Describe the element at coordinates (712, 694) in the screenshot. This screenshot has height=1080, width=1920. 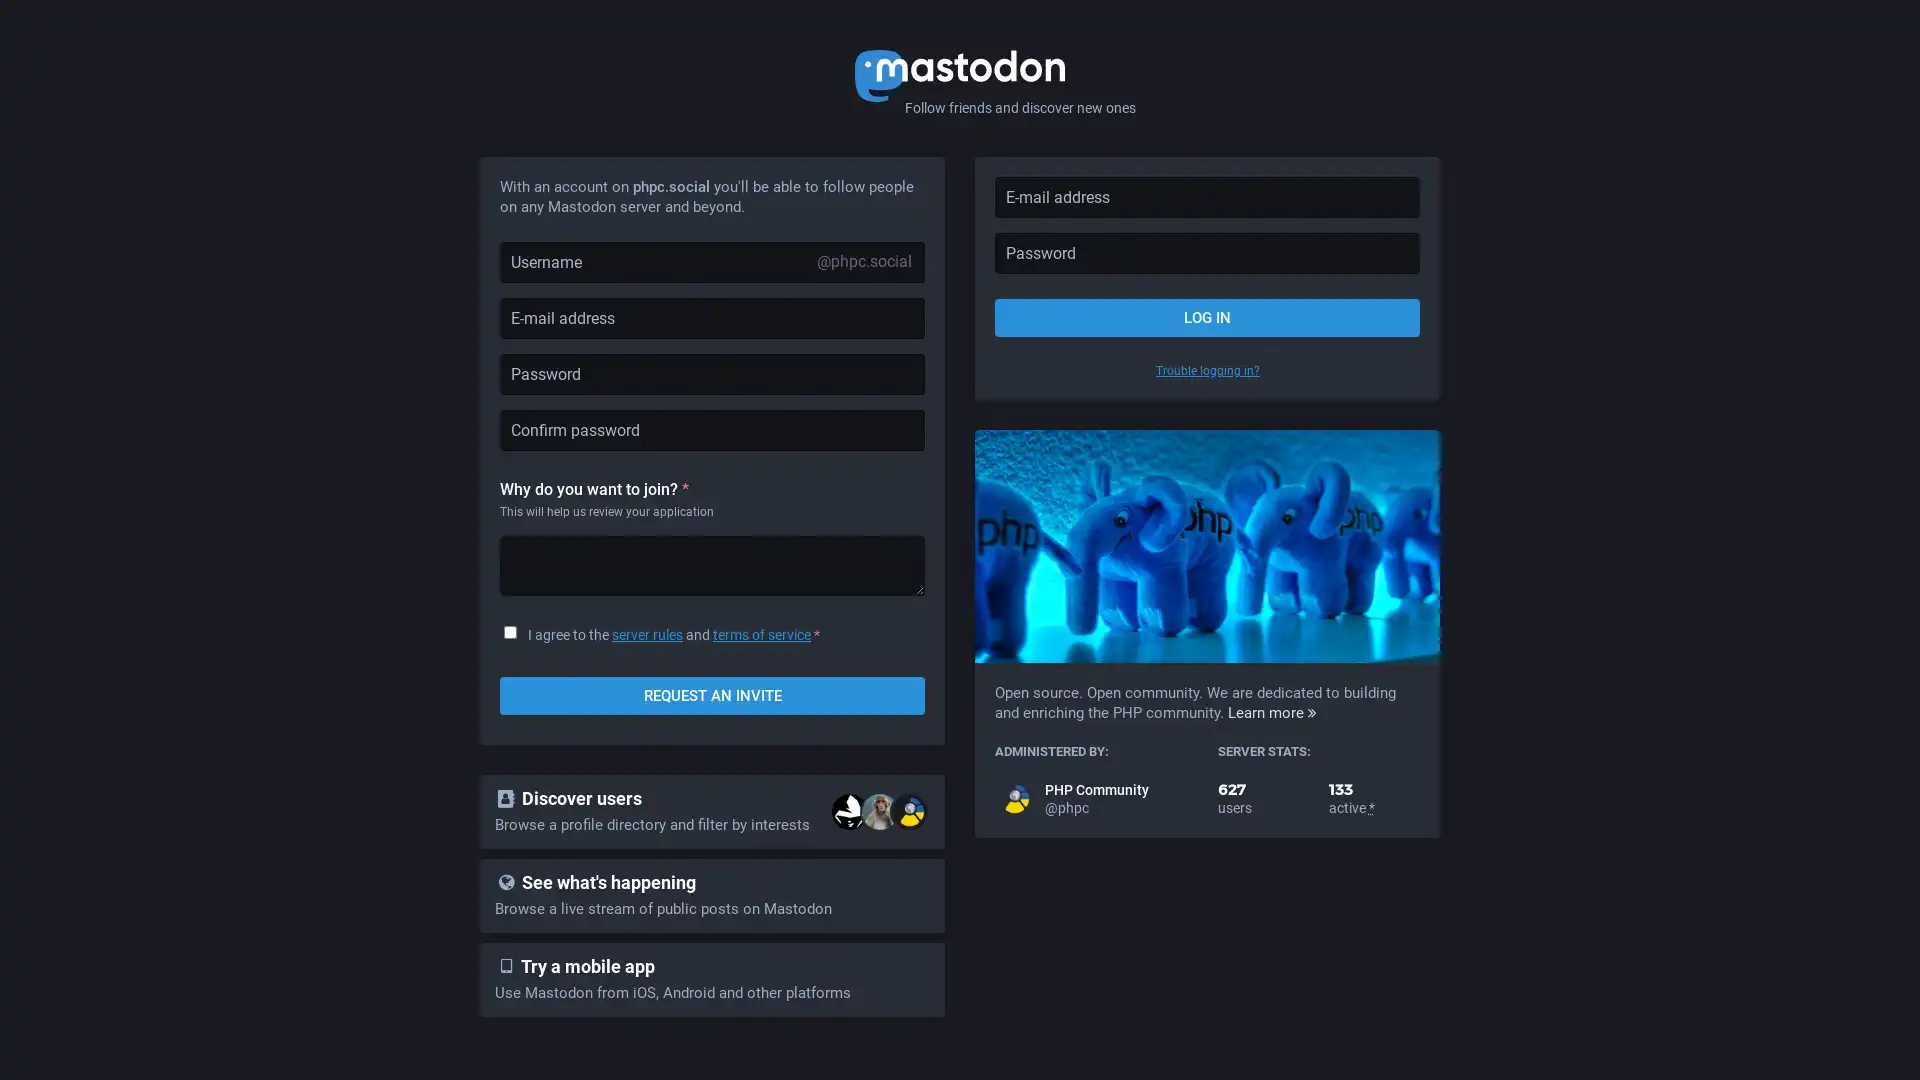
I see `REQUEST AN INVITE` at that location.